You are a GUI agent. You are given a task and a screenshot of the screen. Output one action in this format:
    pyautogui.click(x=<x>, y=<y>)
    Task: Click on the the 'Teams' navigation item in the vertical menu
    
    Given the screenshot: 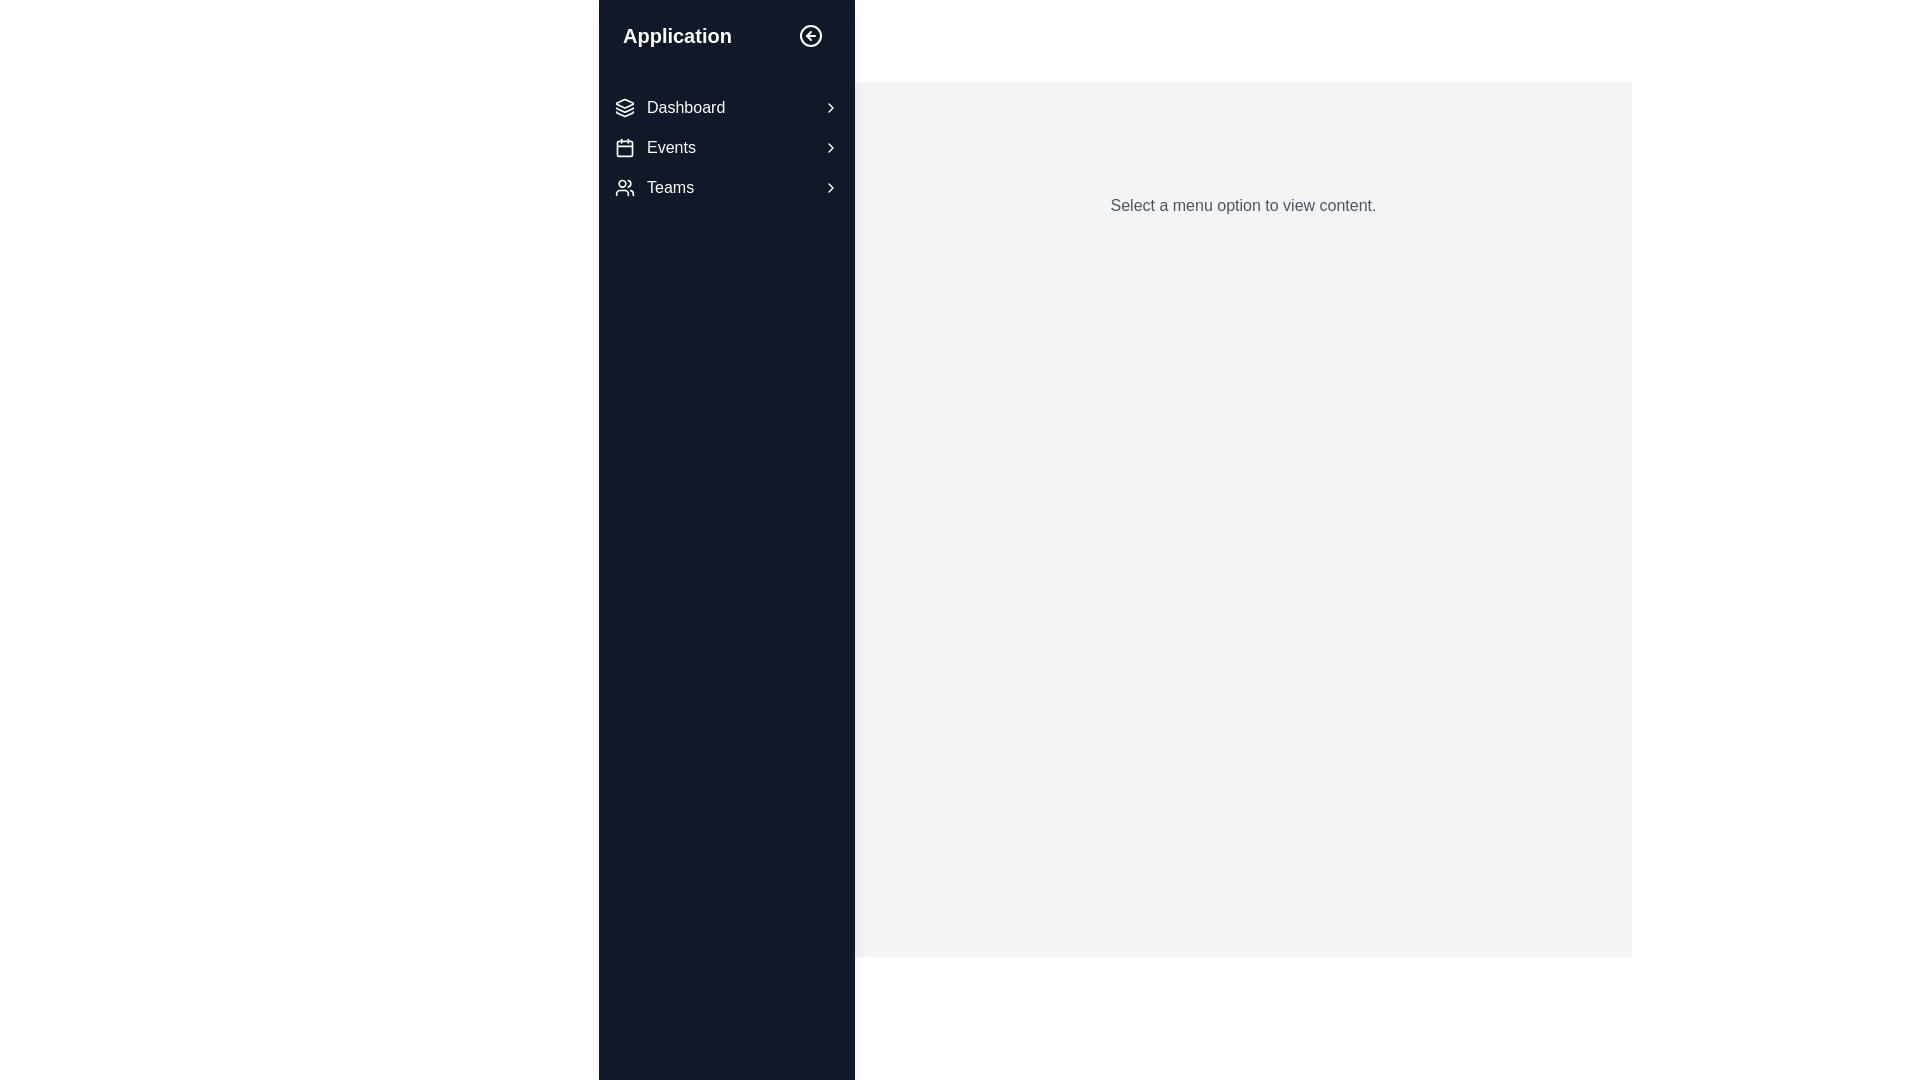 What is the action you would take?
    pyautogui.click(x=654, y=188)
    